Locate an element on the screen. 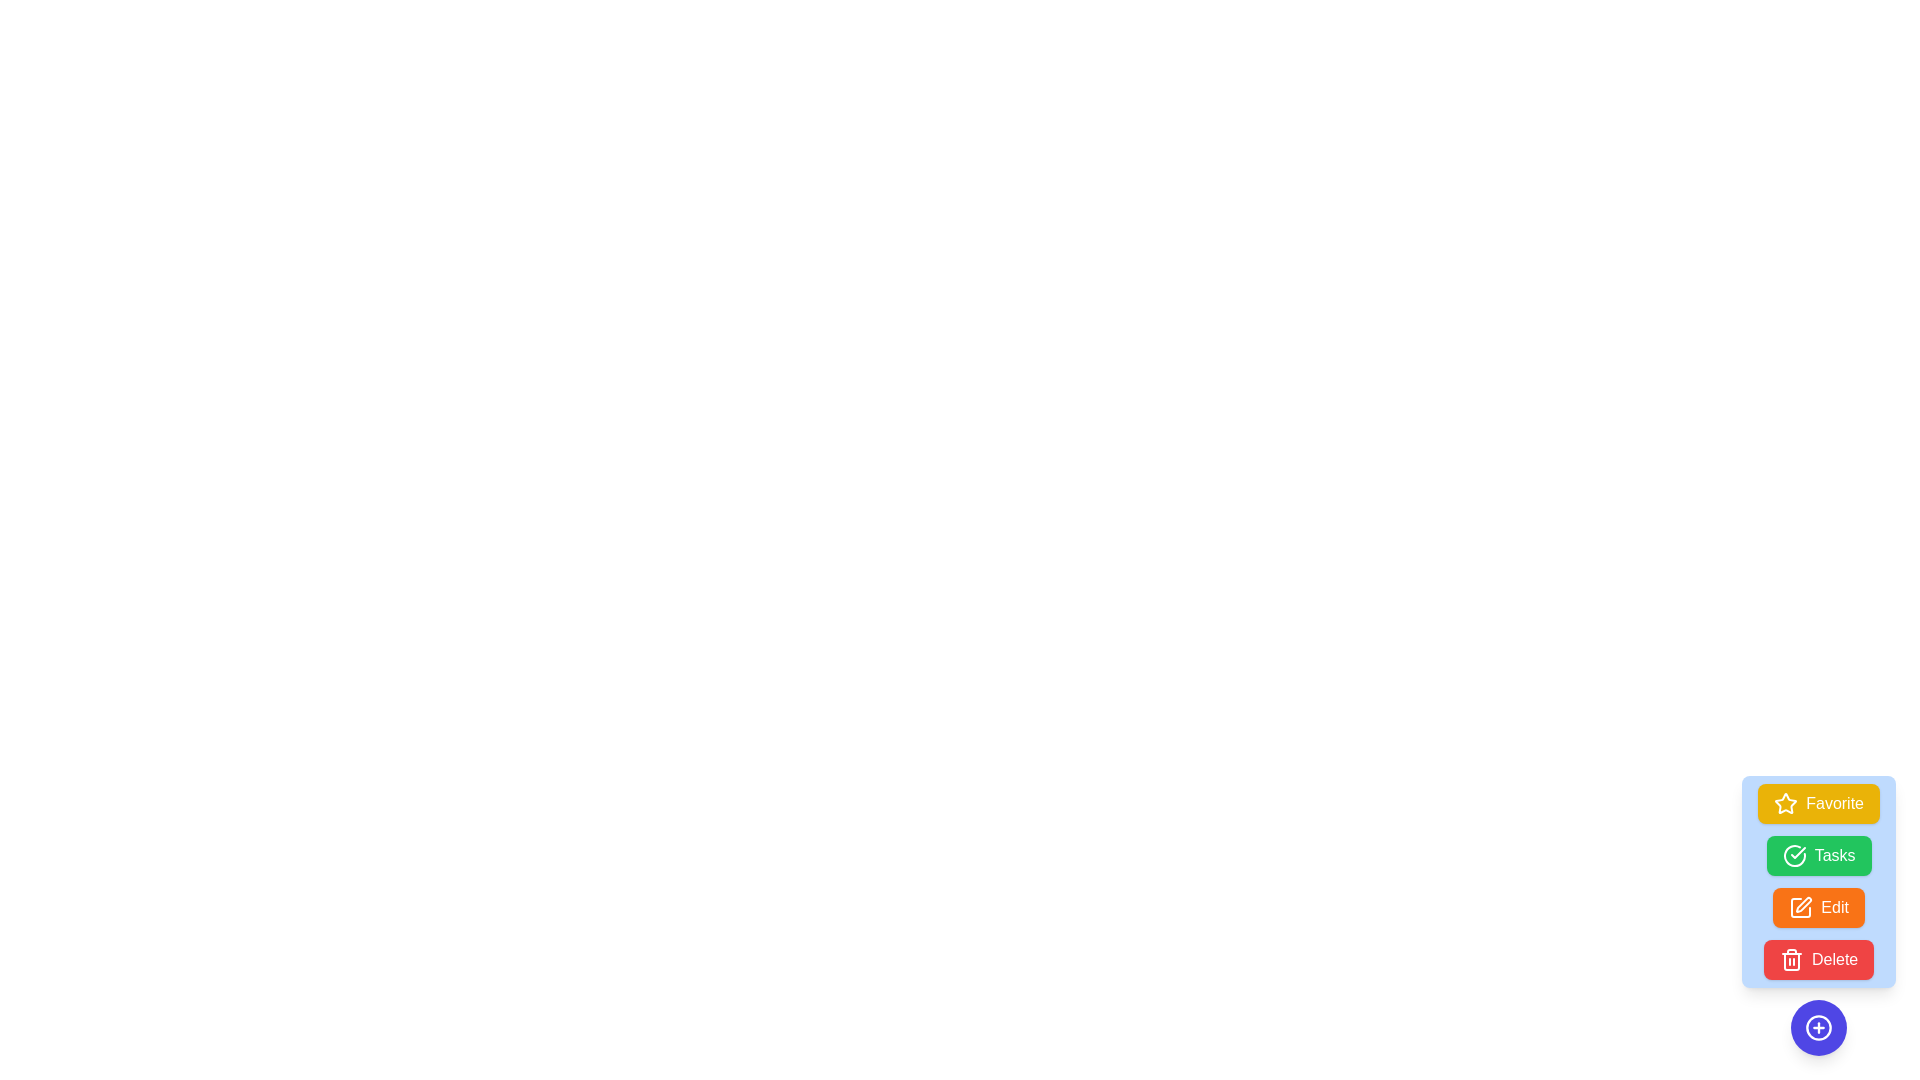 The width and height of the screenshot is (1920, 1080). the circular button with a plus sign icon located at the bottom-right corner of the interface is located at coordinates (1819, 1028).